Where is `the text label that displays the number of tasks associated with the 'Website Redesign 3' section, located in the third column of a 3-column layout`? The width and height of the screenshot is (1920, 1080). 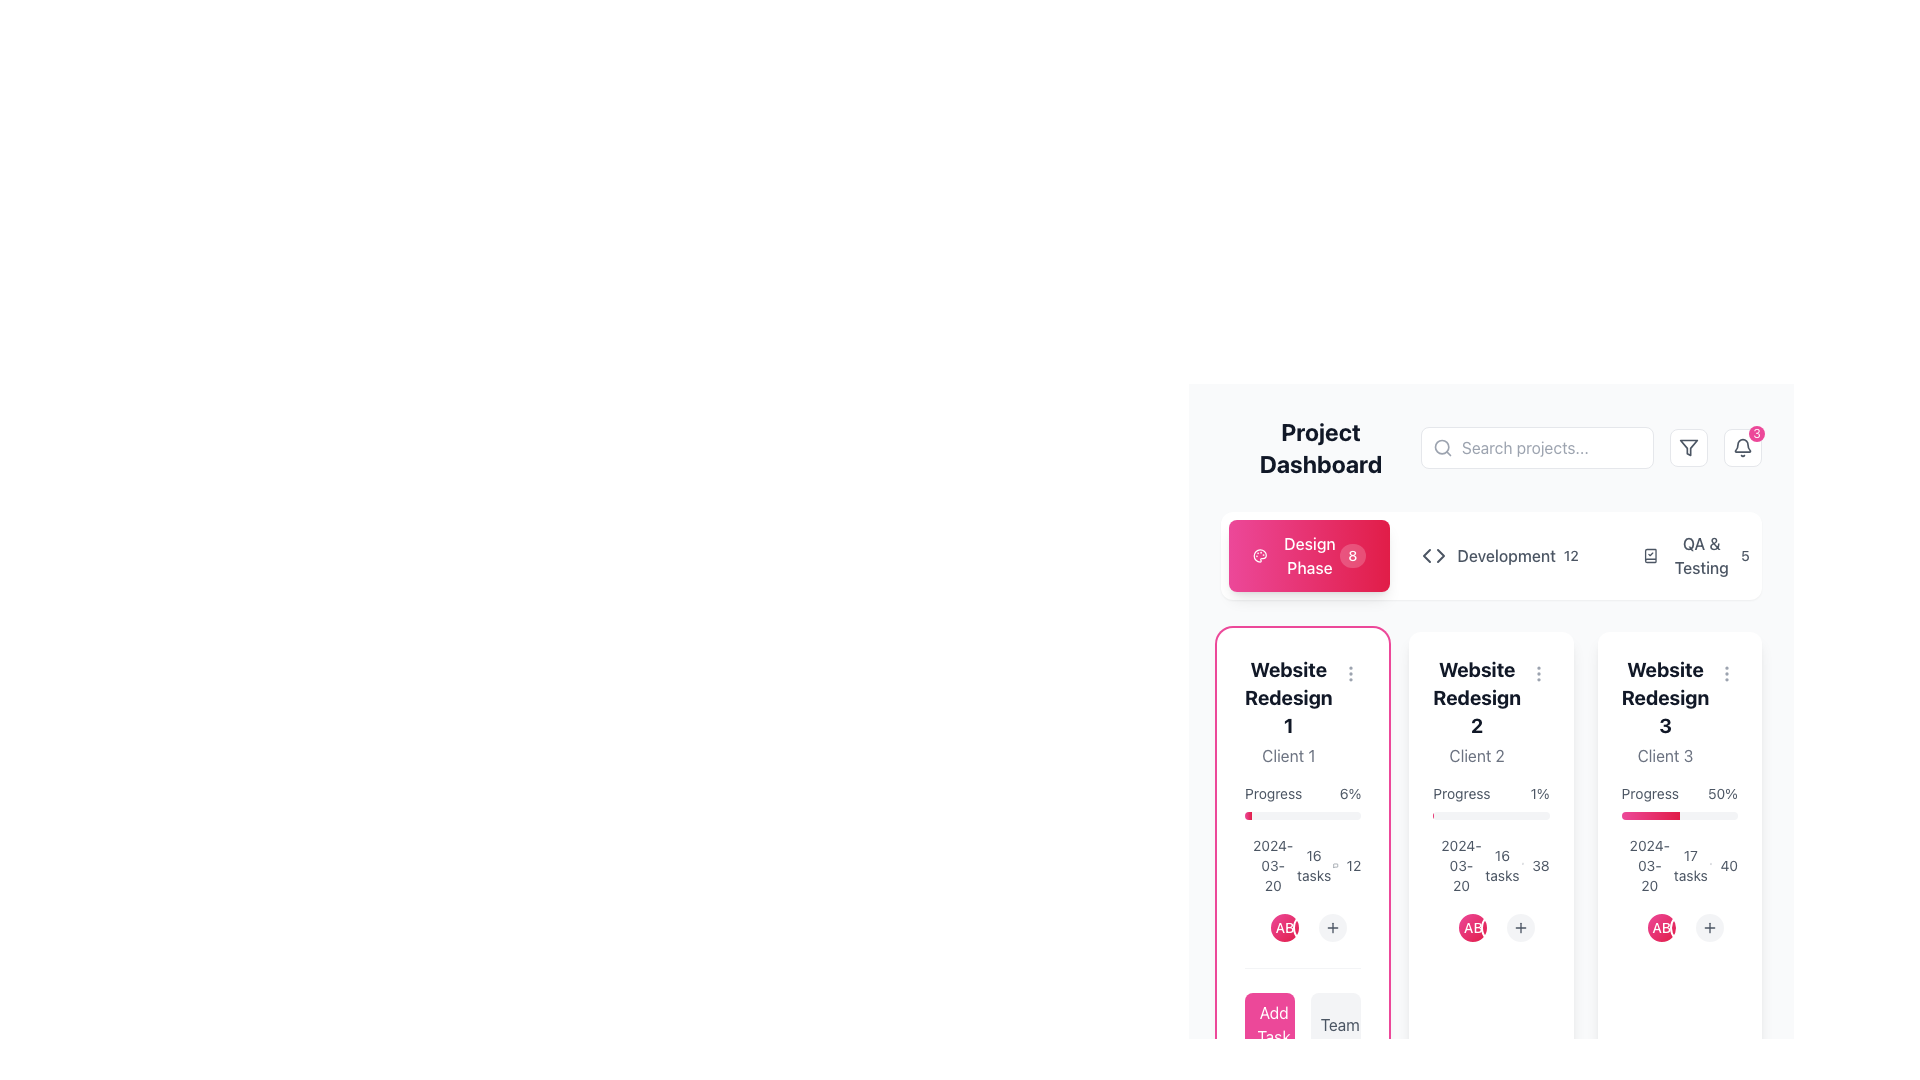
the text label that displays the number of tasks associated with the 'Website Redesign 3' section, located in the third column of a 3-column layout is located at coordinates (1679, 865).